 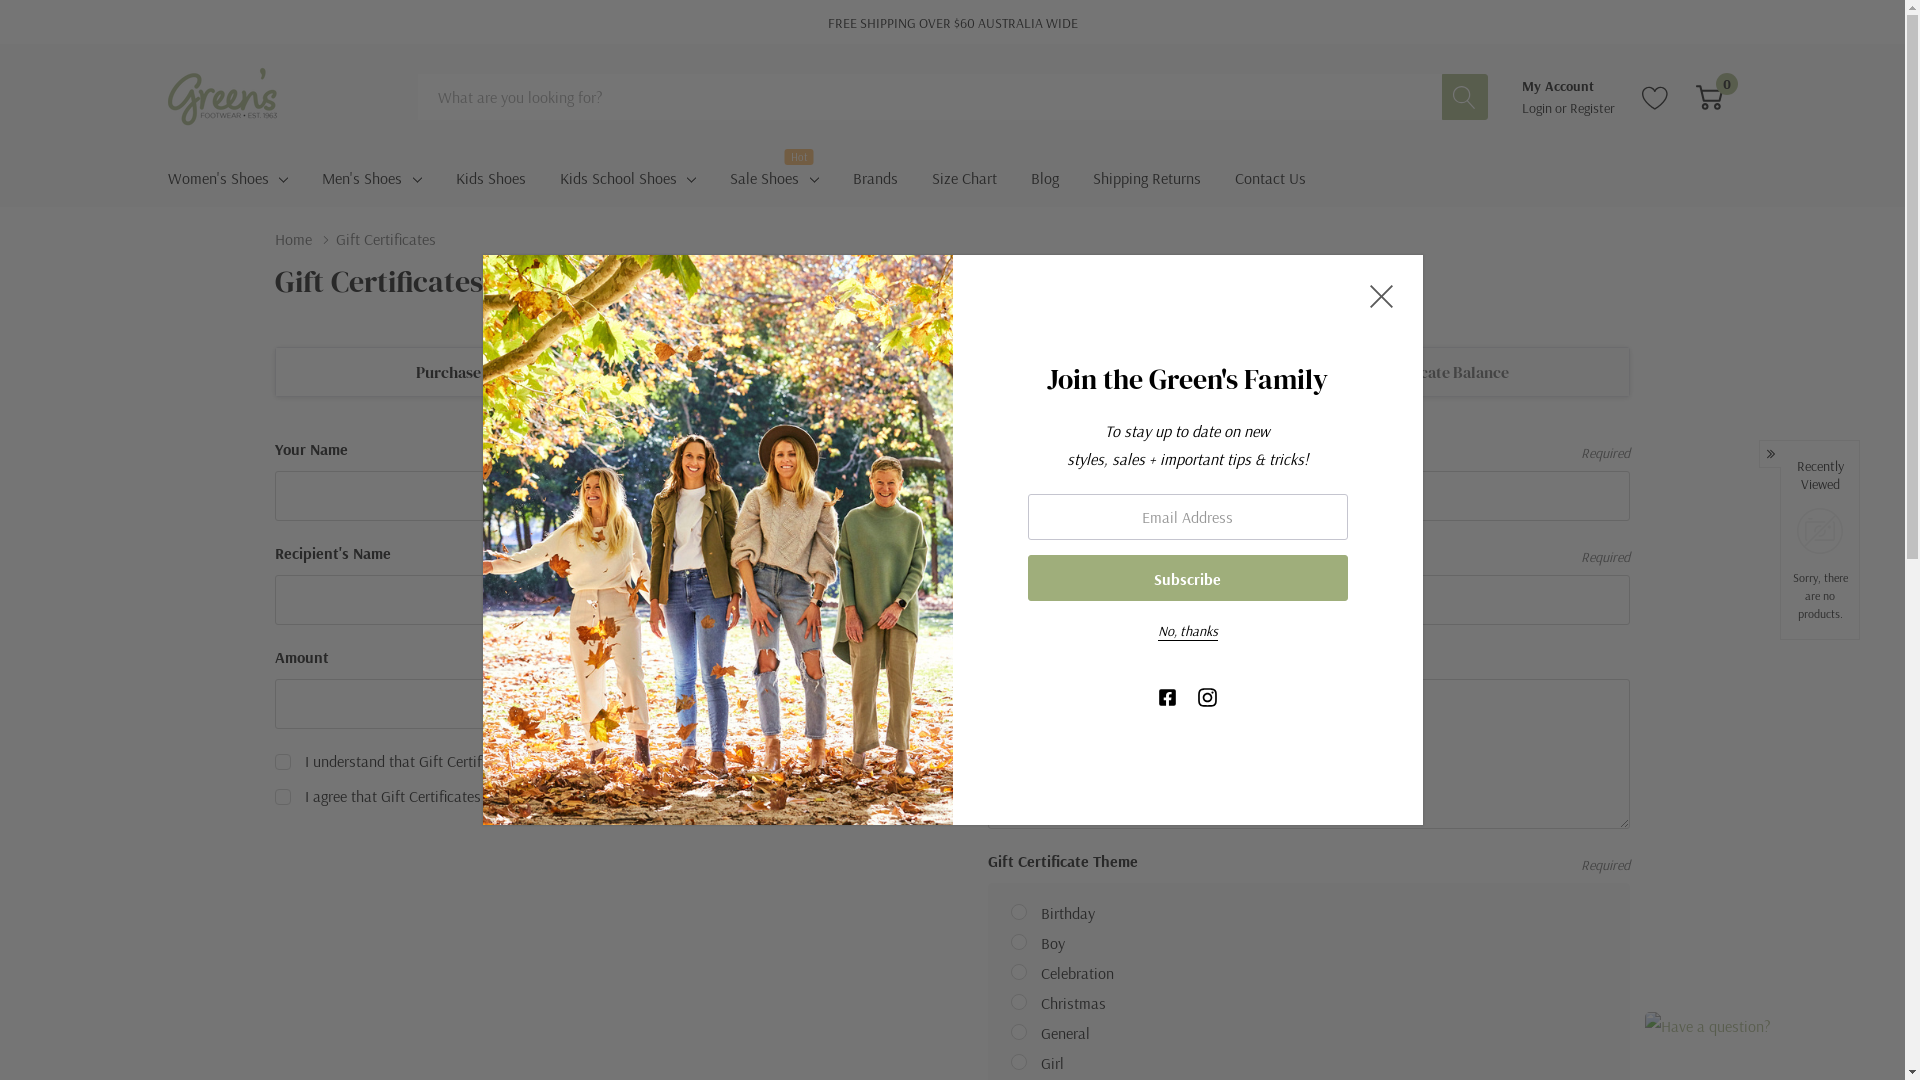 I want to click on 'Shipping Returns', so click(x=1147, y=176).